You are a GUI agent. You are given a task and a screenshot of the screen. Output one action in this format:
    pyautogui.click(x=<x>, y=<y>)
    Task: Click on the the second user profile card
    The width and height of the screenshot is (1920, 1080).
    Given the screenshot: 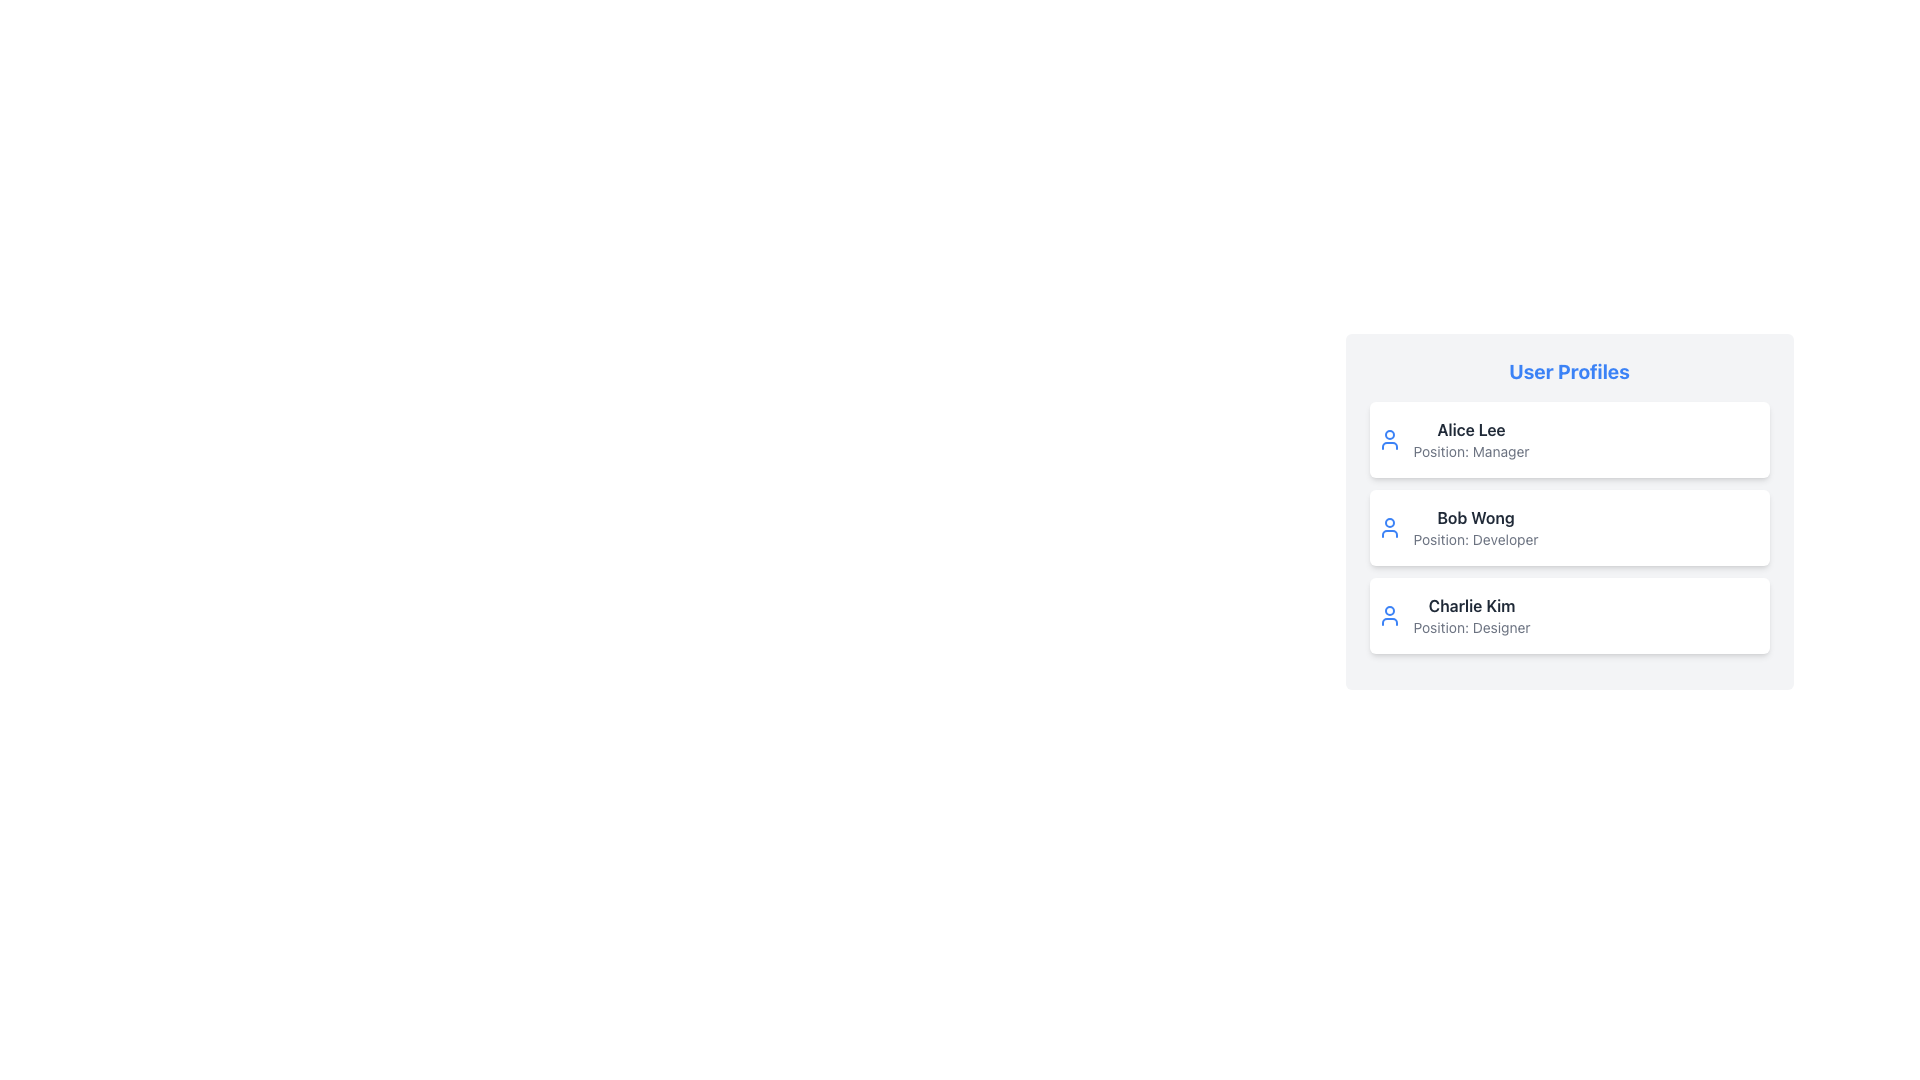 What is the action you would take?
    pyautogui.click(x=1568, y=527)
    